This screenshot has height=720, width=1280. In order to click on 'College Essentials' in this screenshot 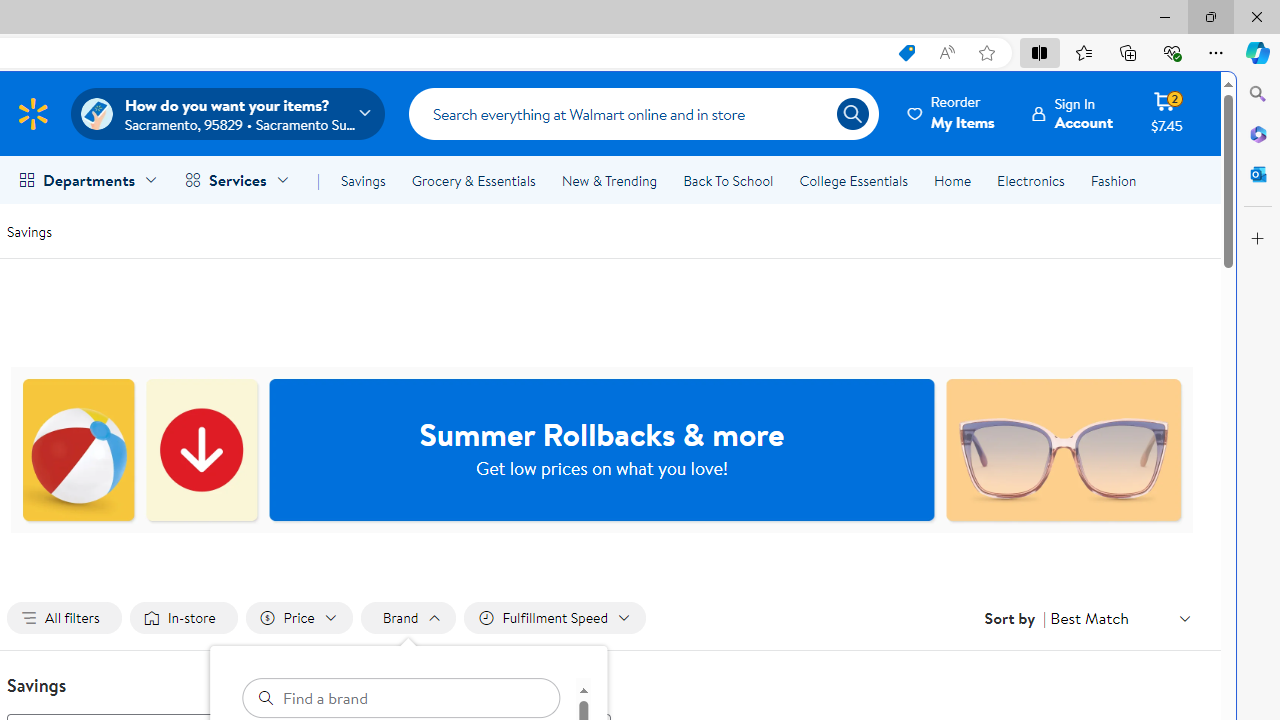, I will do `click(853, 181)`.